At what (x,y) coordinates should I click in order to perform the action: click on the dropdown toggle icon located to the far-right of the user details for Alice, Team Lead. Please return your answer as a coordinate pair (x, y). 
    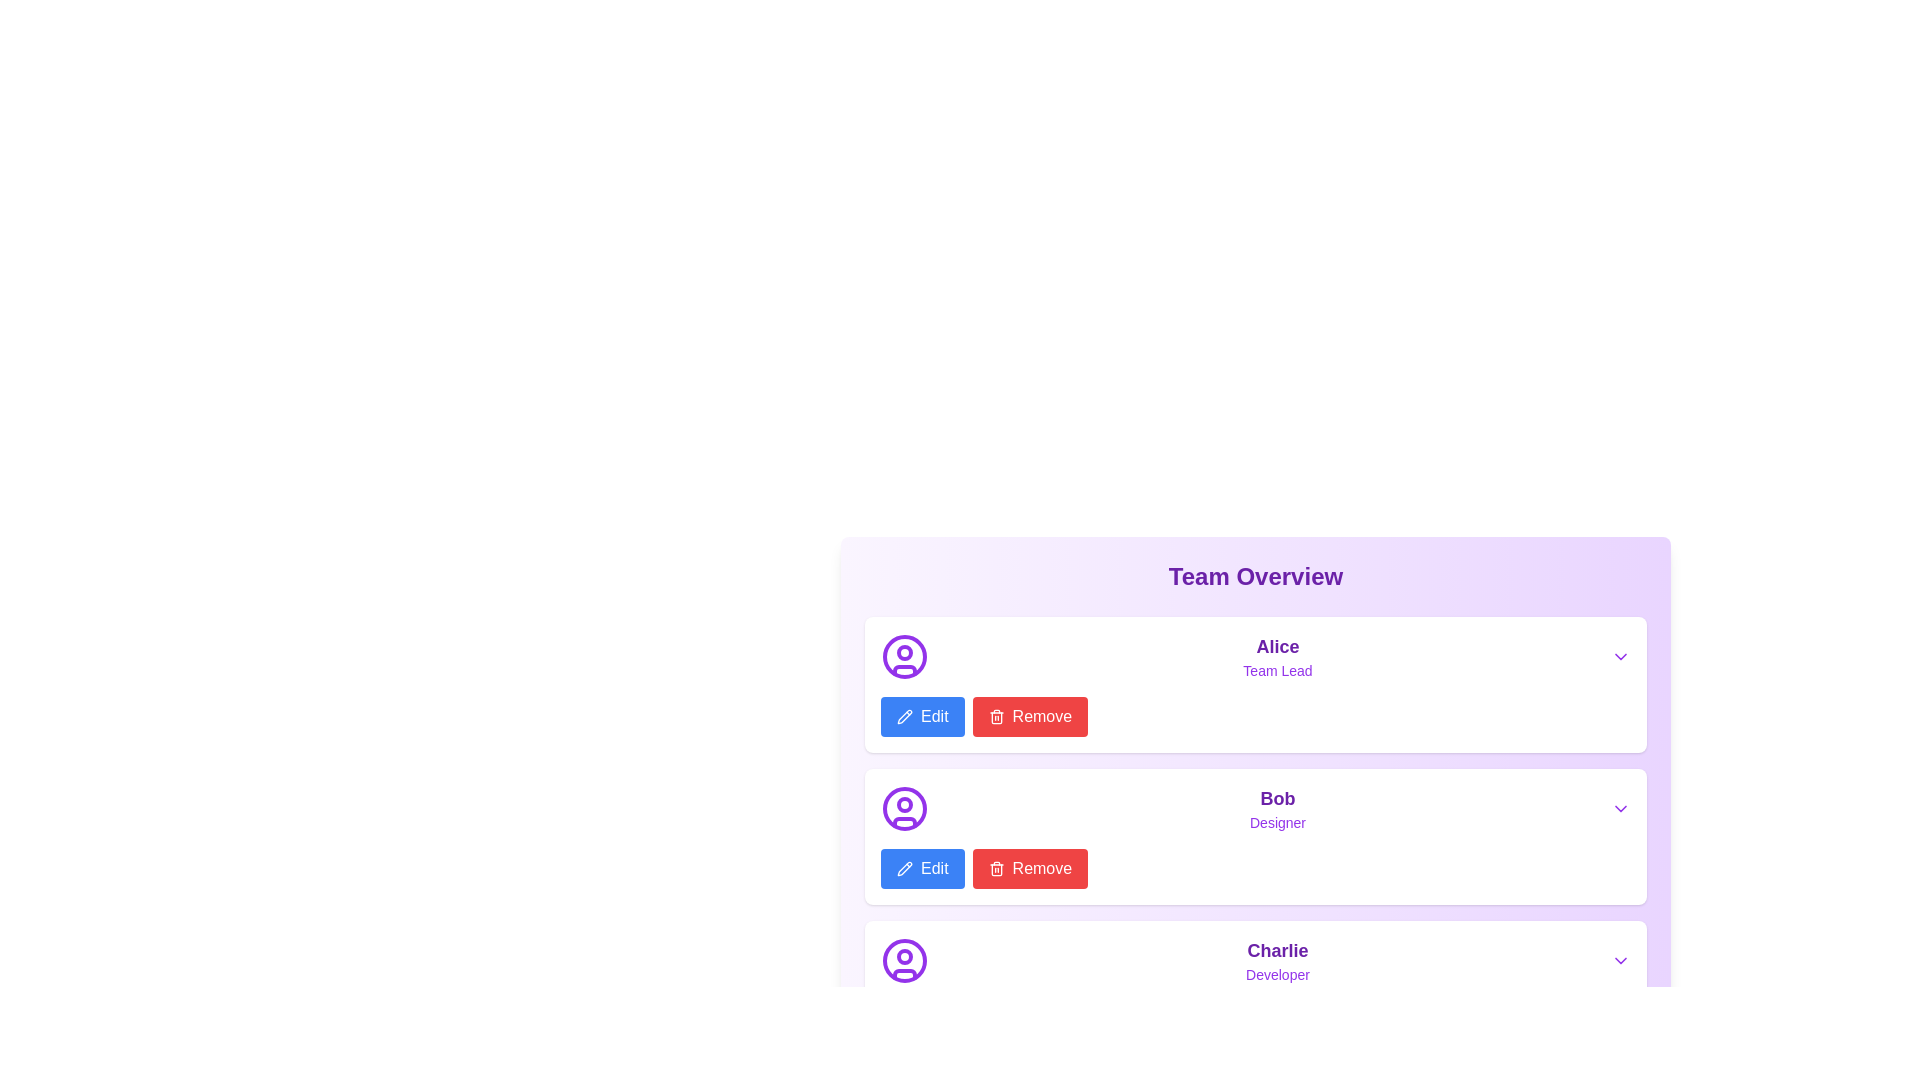
    Looking at the image, I should click on (1621, 656).